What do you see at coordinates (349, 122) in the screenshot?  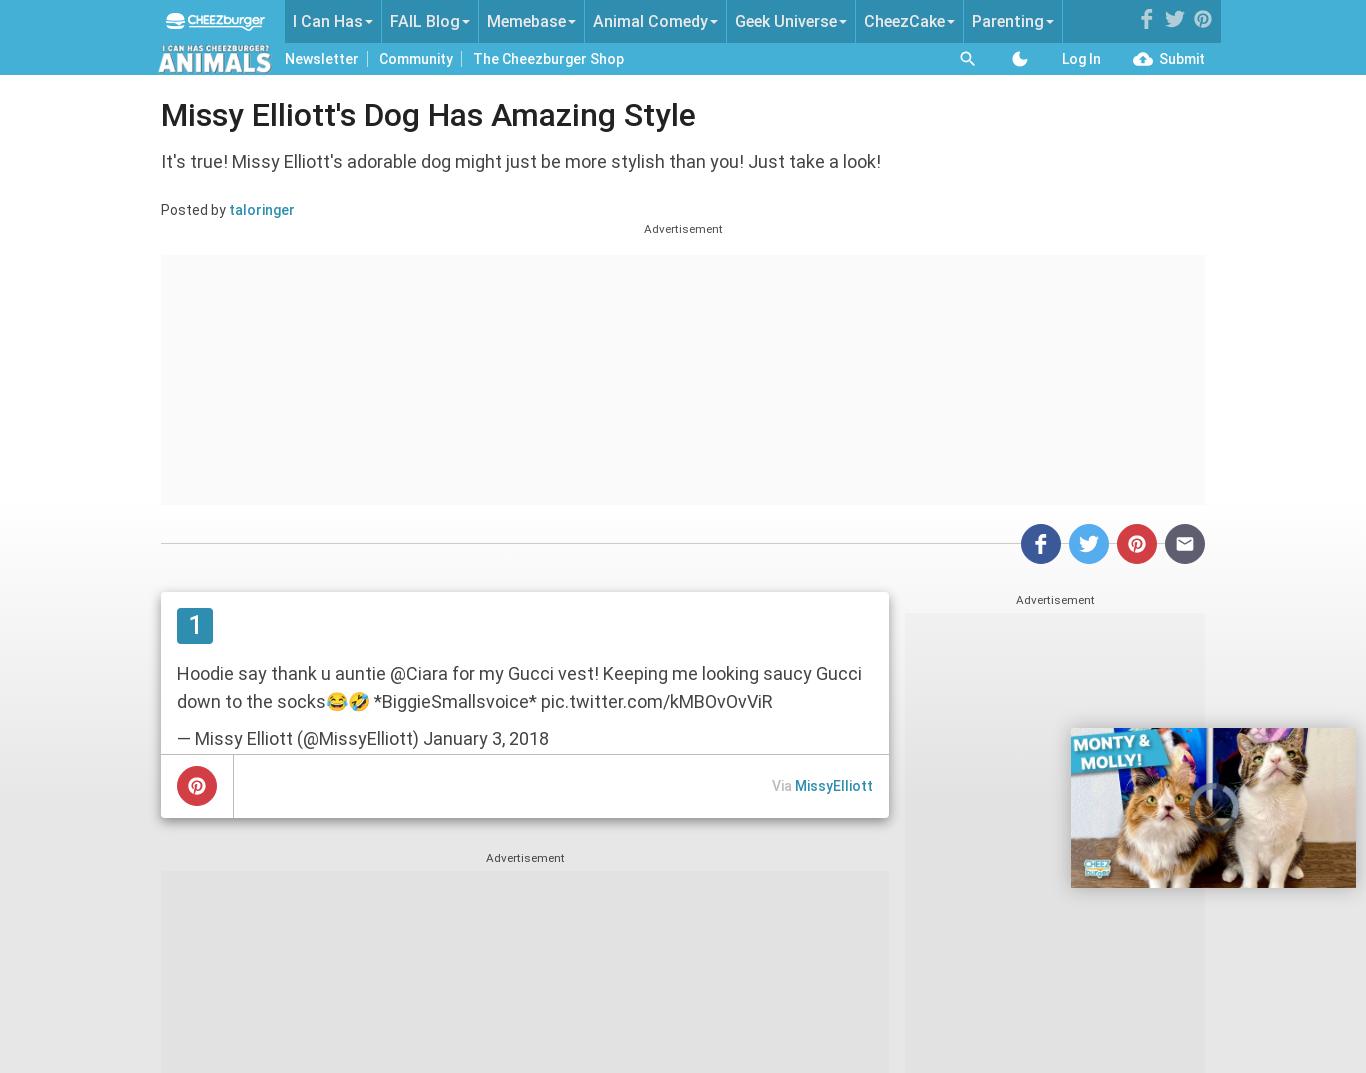 I see `'Cat Meme Of The Decade'` at bounding box center [349, 122].